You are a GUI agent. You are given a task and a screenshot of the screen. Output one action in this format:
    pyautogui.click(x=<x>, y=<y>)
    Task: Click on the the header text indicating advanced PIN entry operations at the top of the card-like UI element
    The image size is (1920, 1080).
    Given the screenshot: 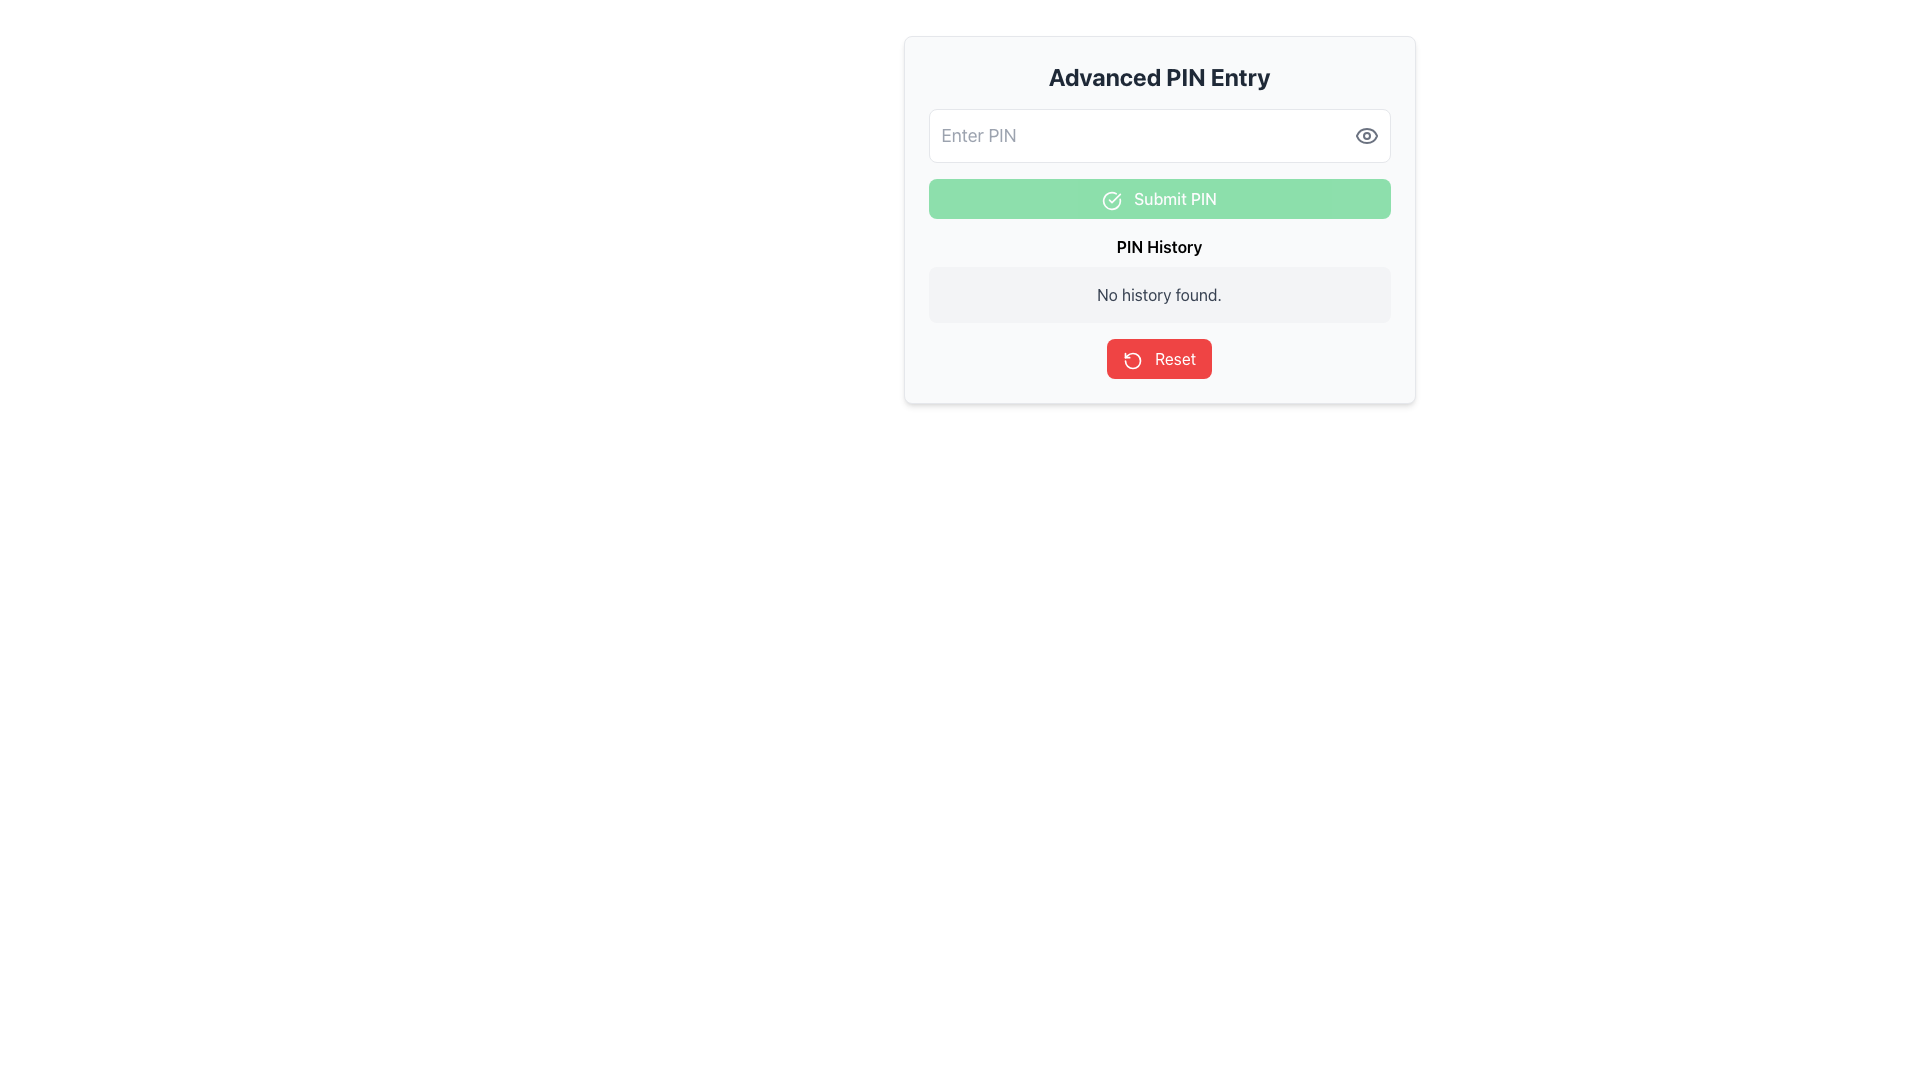 What is the action you would take?
    pyautogui.click(x=1159, y=76)
    